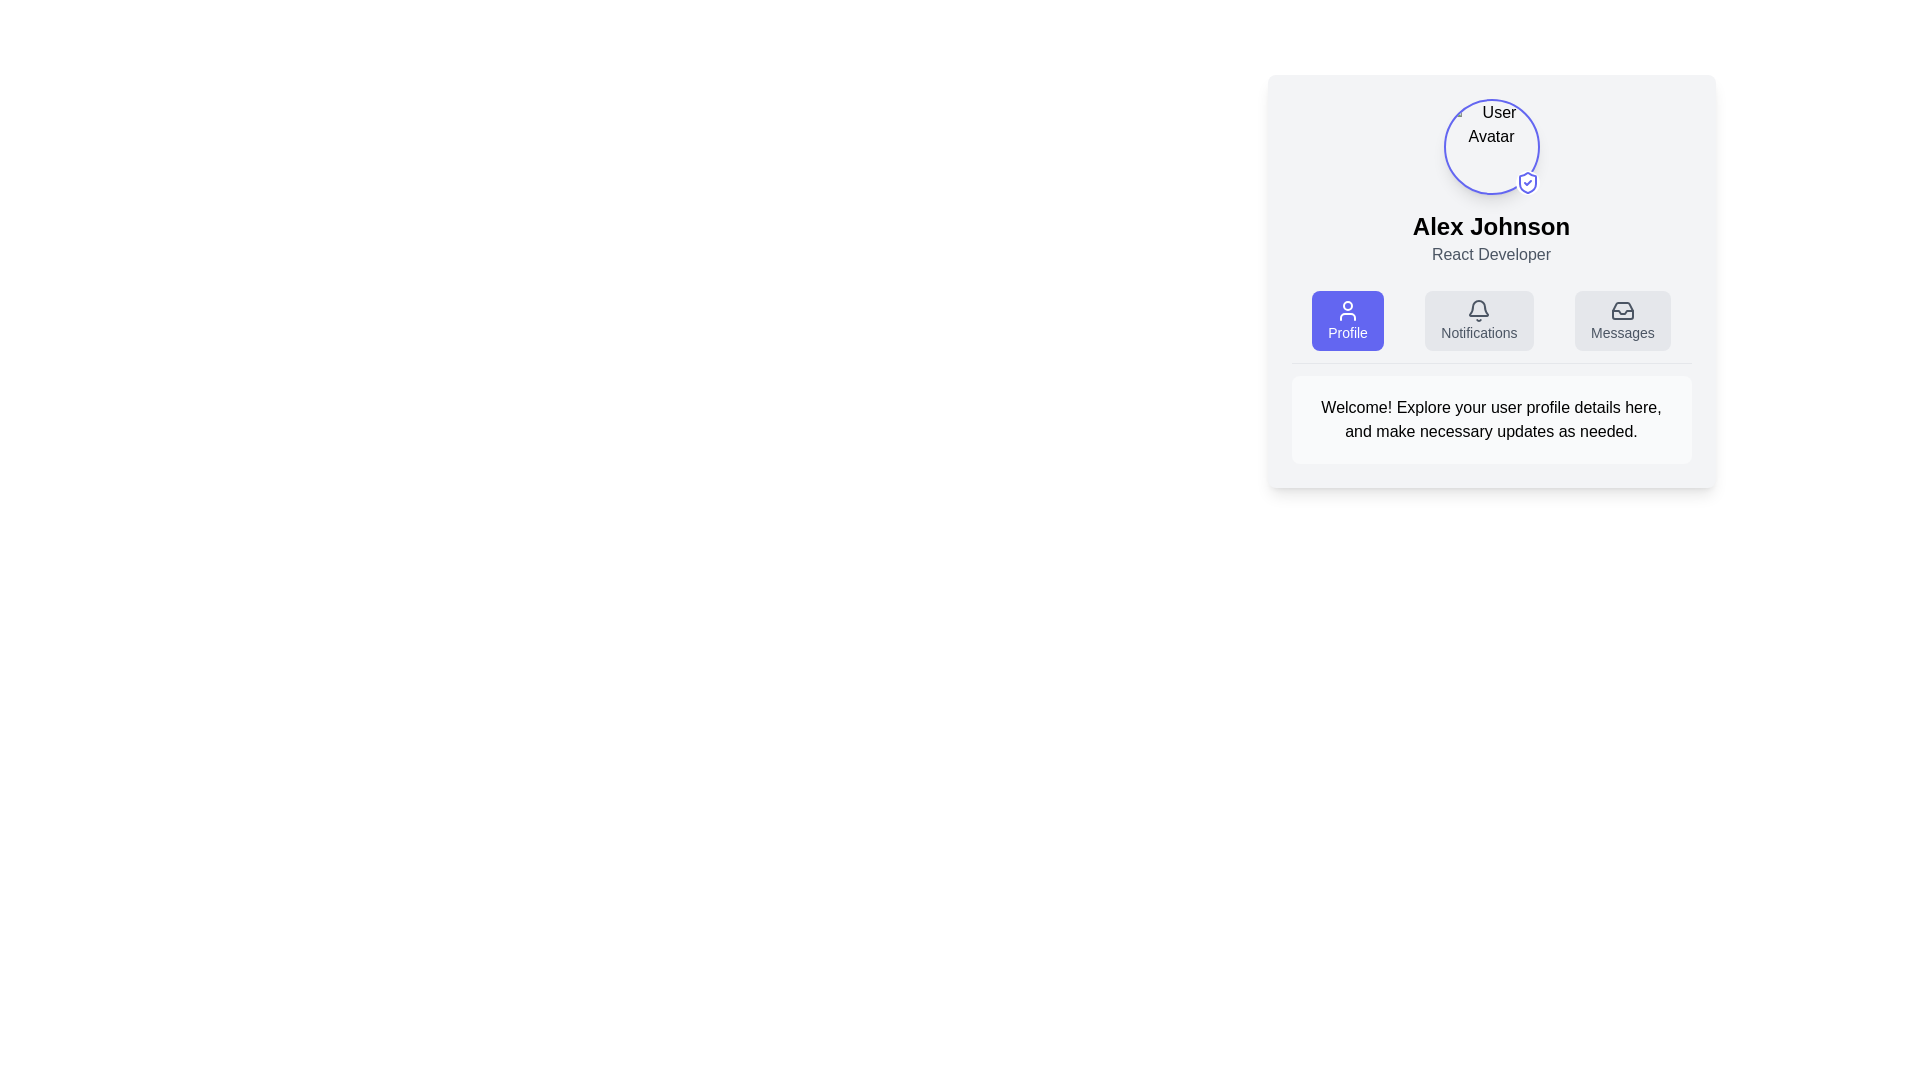  What do you see at coordinates (1479, 311) in the screenshot?
I see `the bell icon located within the 'Notifications' button, which is styled with rounded corners and a light gray background. The icon is minimalistic and dark gray, positioned centrally within the button` at bounding box center [1479, 311].